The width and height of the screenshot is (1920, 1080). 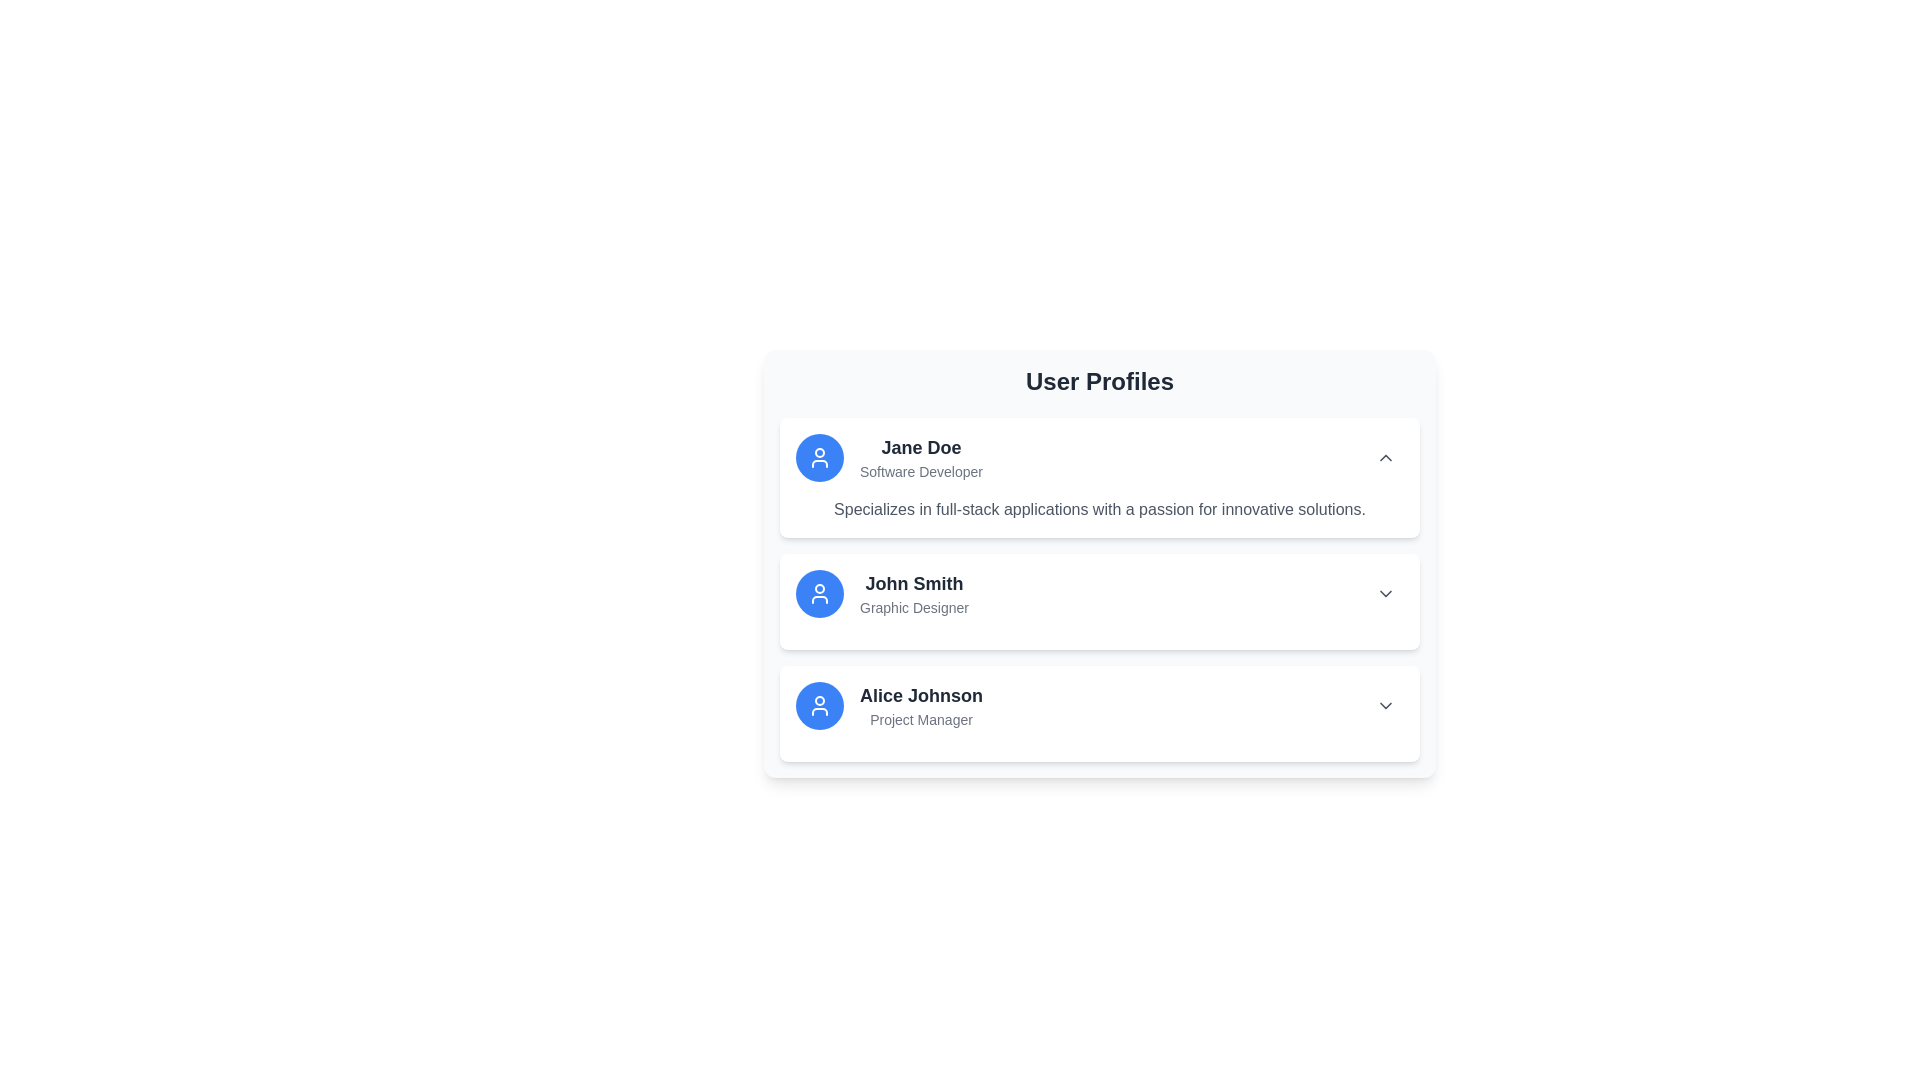 I want to click on the toggle button located in the right area of the card for 'John Smith', so click(x=1385, y=593).